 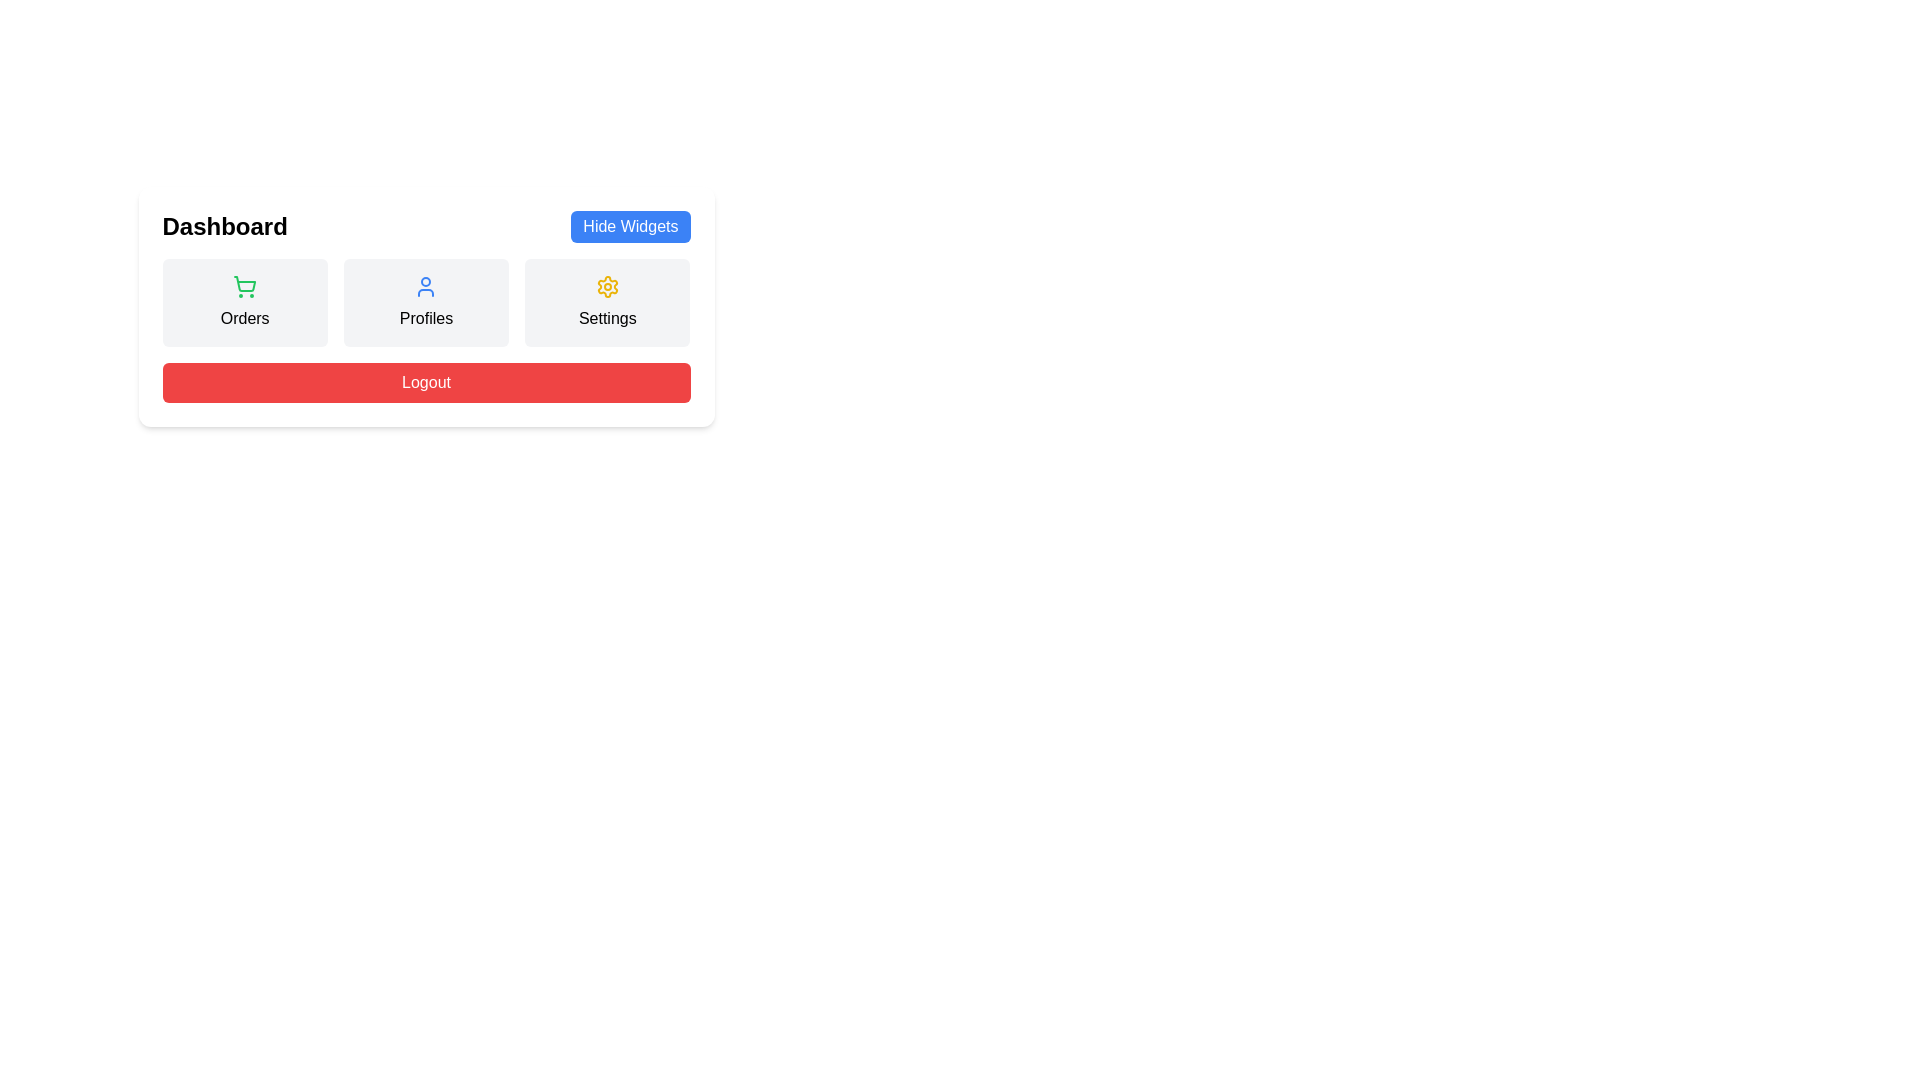 What do you see at coordinates (425, 318) in the screenshot?
I see `text label displaying the word 'Profiles', which is centered below a user profile icon and between 'Orders' and 'Settings'` at bounding box center [425, 318].